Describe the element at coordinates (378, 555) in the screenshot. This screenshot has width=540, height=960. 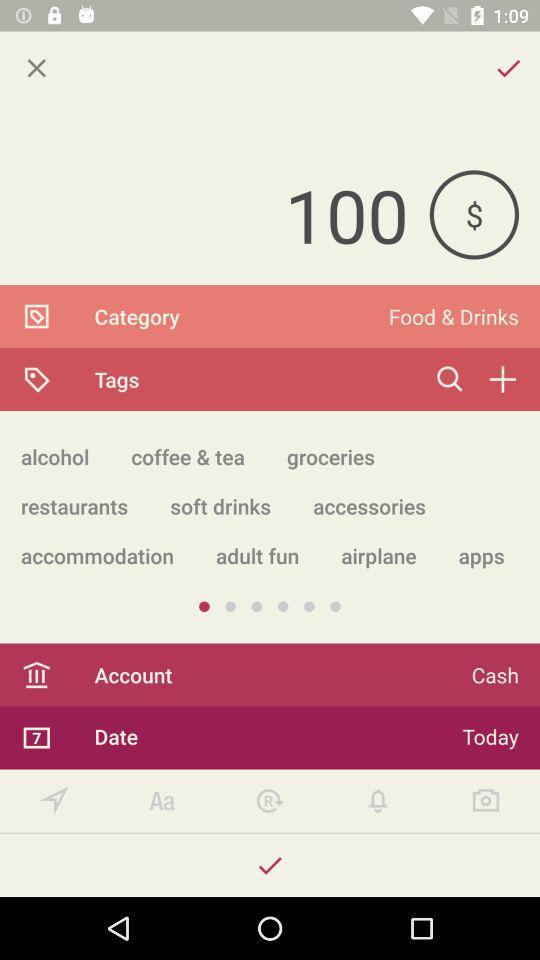
I see `the item next to apps icon` at that location.